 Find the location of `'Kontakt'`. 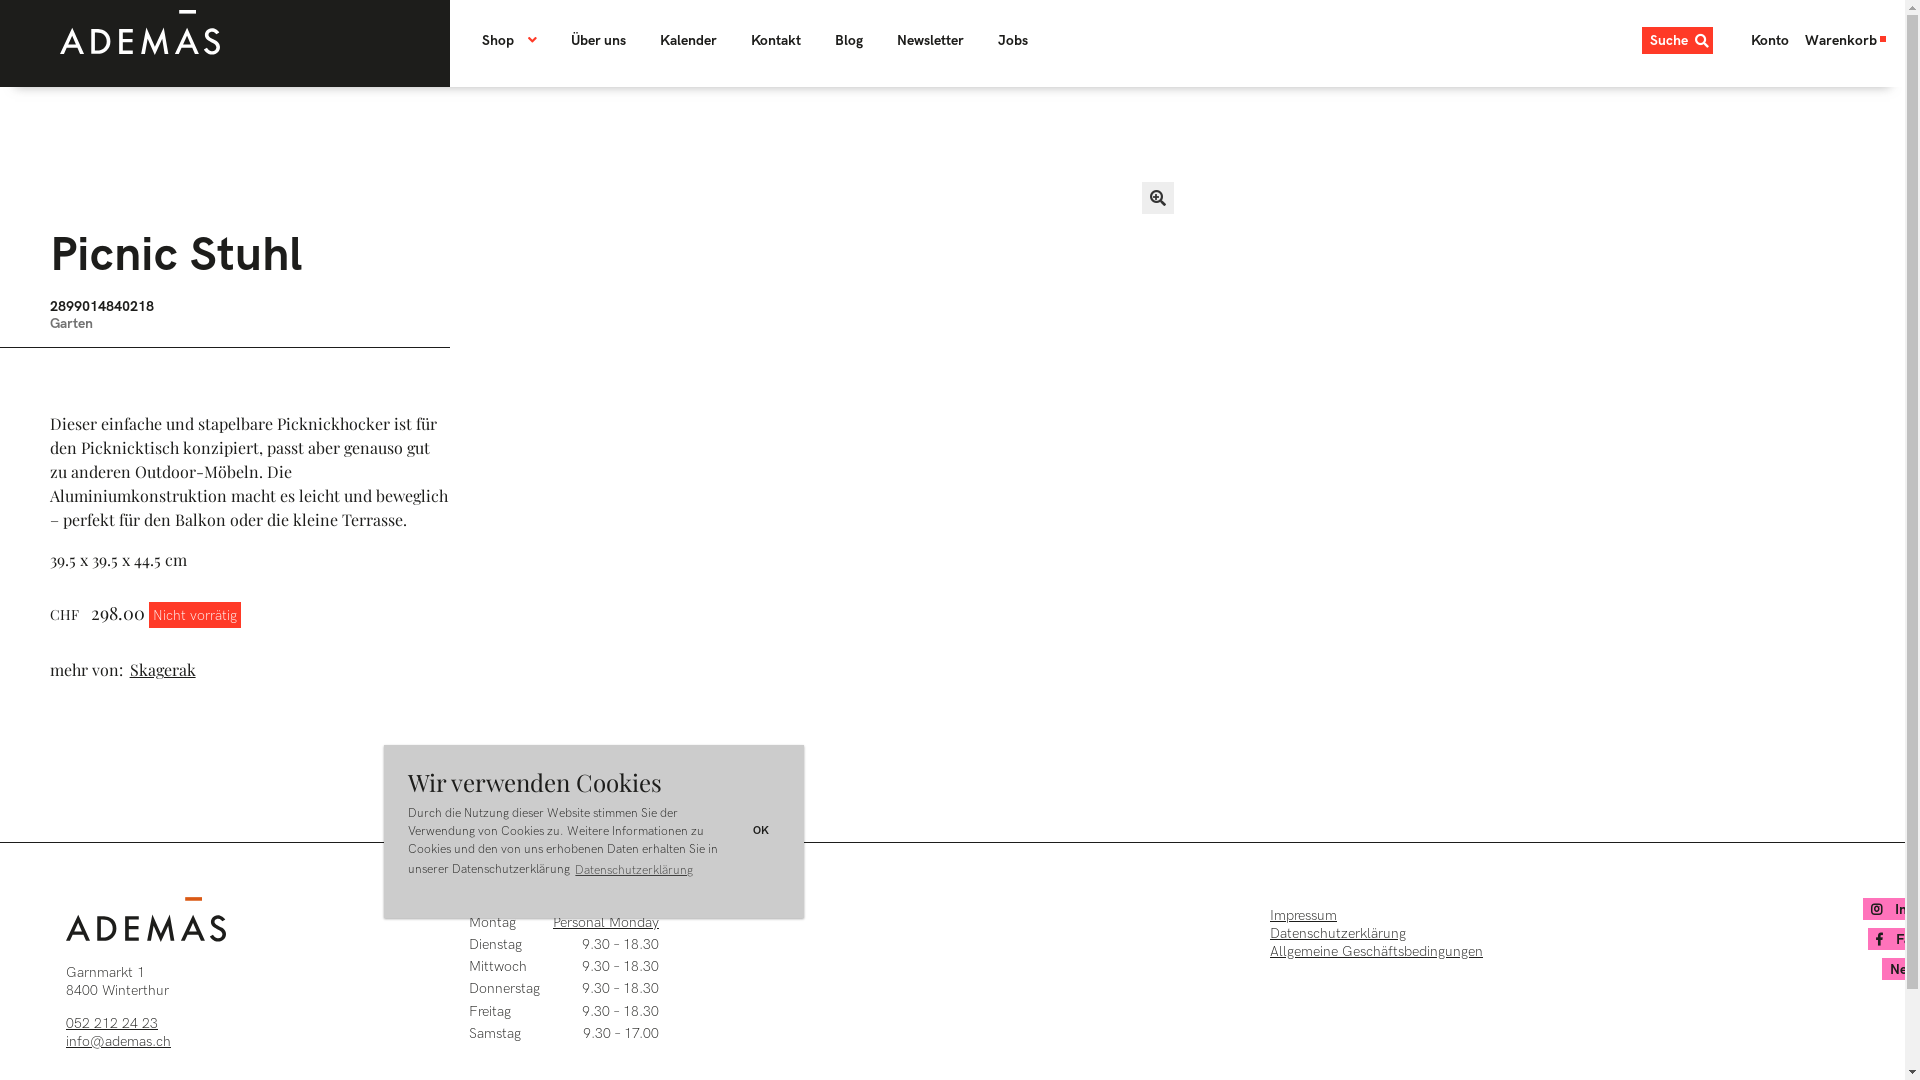

'Kontakt' is located at coordinates (734, 40).